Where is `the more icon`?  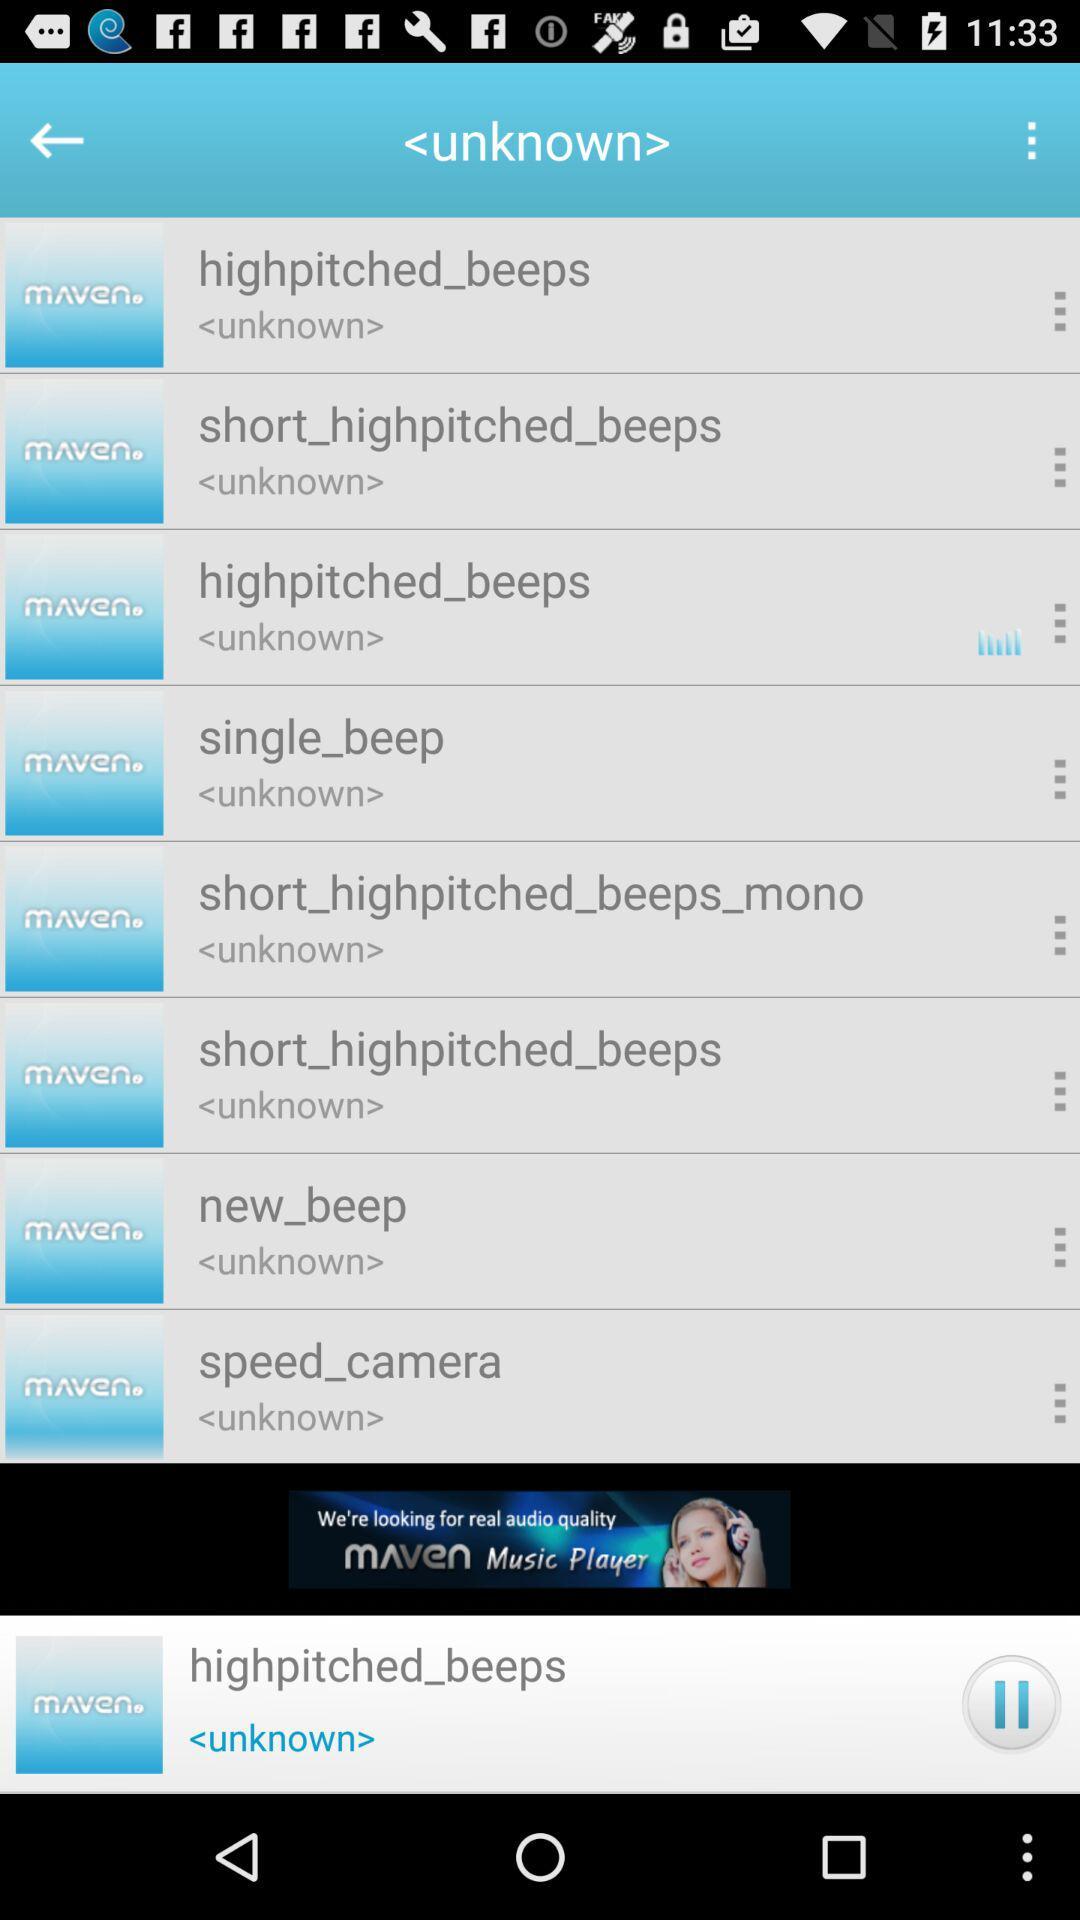
the more icon is located at coordinates (1027, 1169).